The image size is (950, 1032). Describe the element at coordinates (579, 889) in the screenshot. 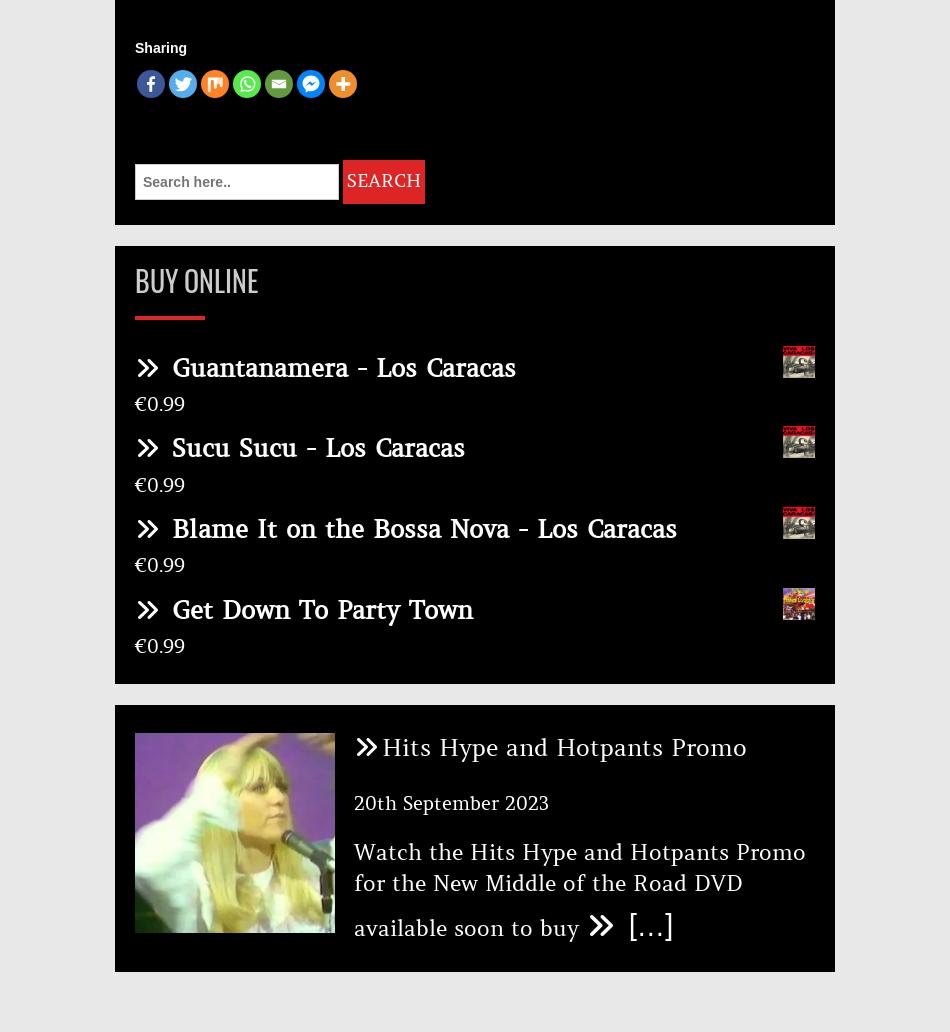

I see `'Watch the Hits Hype and Hotpants Promo for the New Middle of the Road DVD available soon to buy'` at that location.